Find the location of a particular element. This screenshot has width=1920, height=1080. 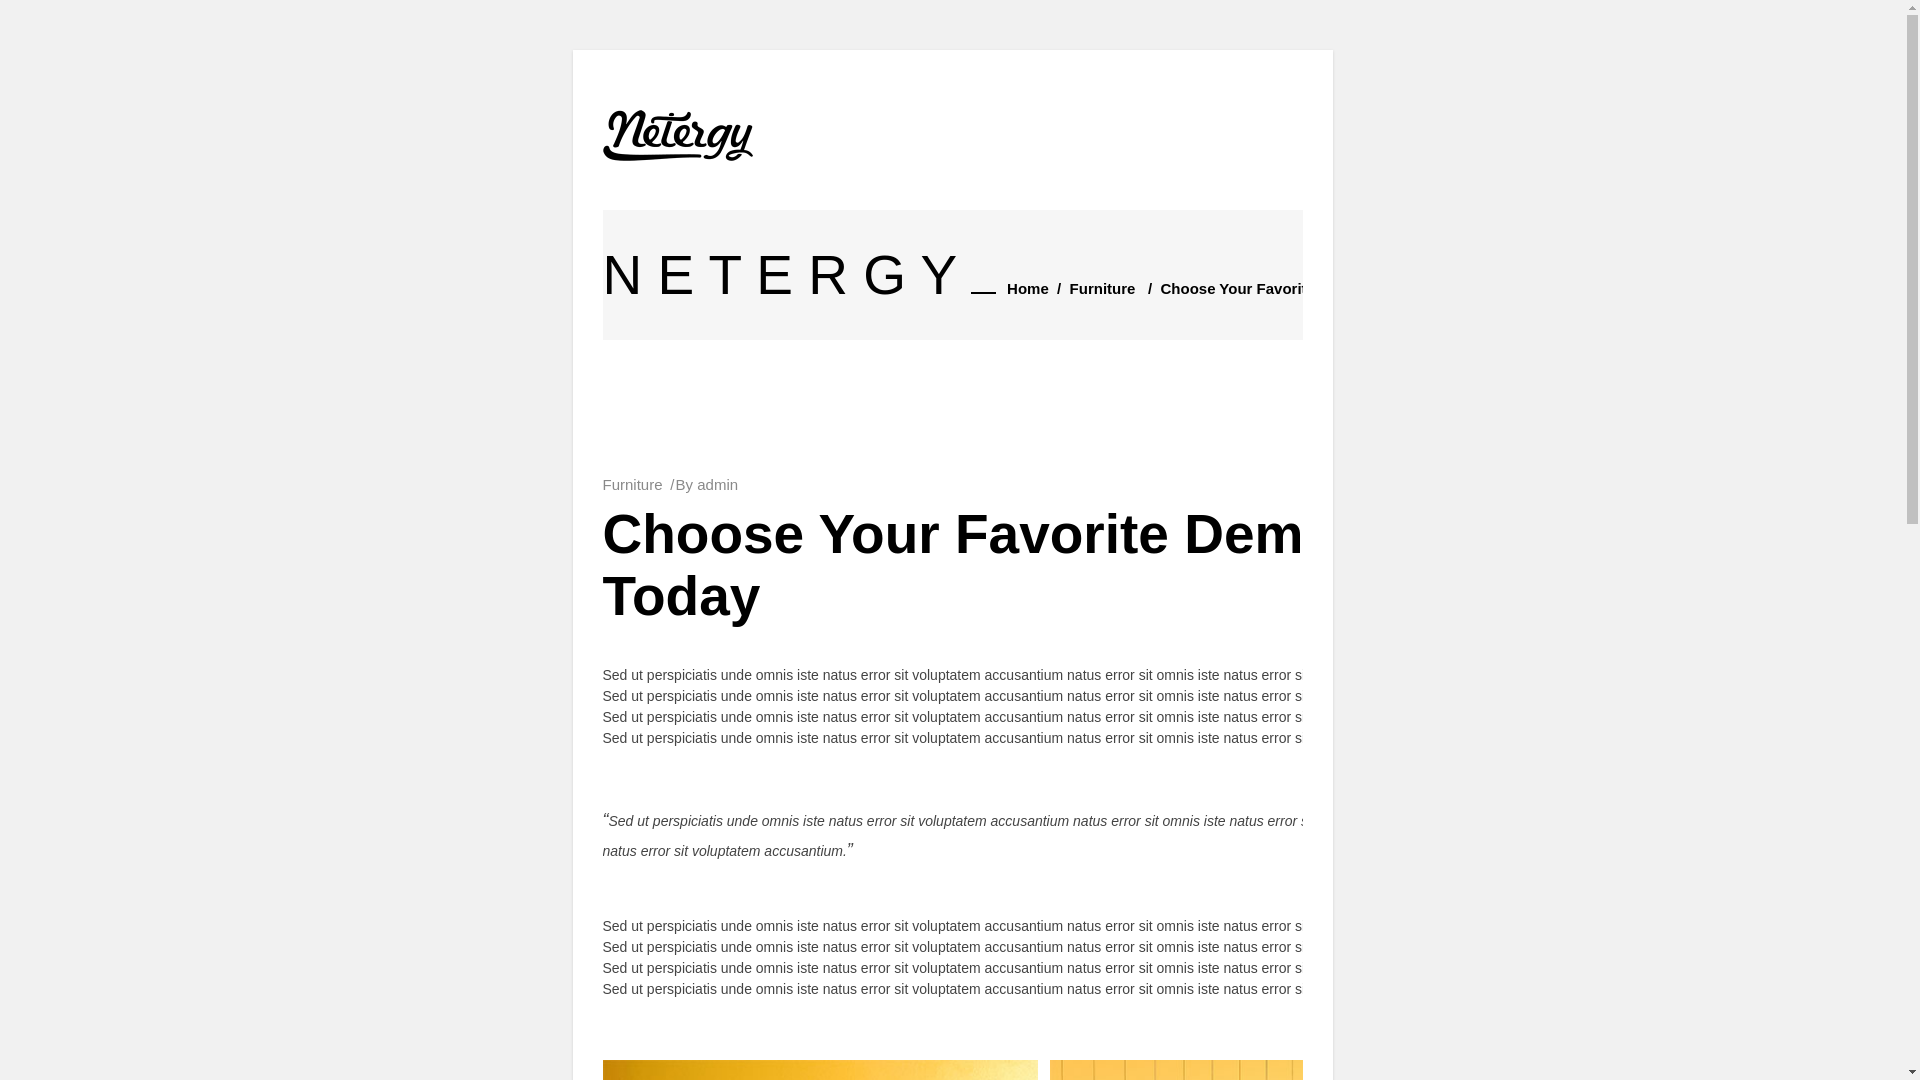

'admin' is located at coordinates (717, 484).